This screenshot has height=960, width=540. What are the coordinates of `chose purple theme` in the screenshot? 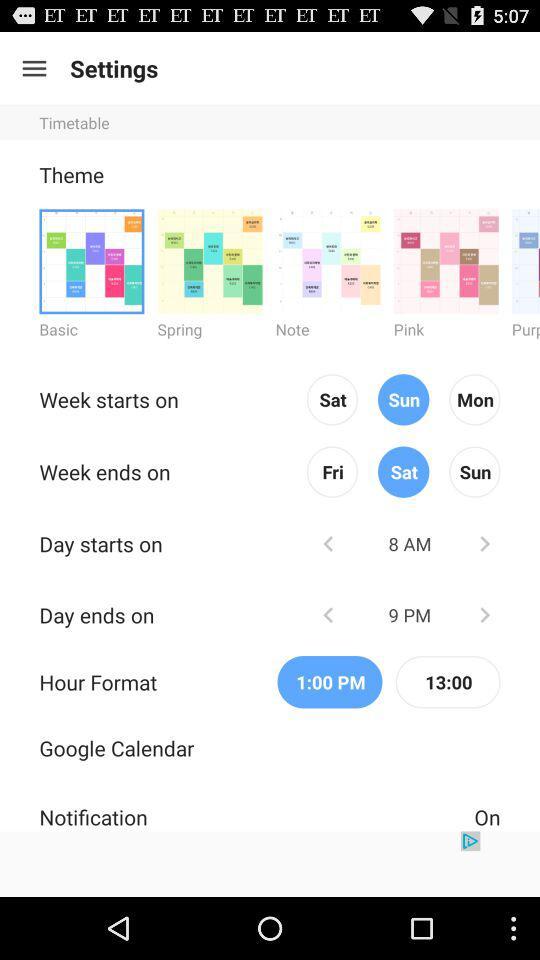 It's located at (525, 260).